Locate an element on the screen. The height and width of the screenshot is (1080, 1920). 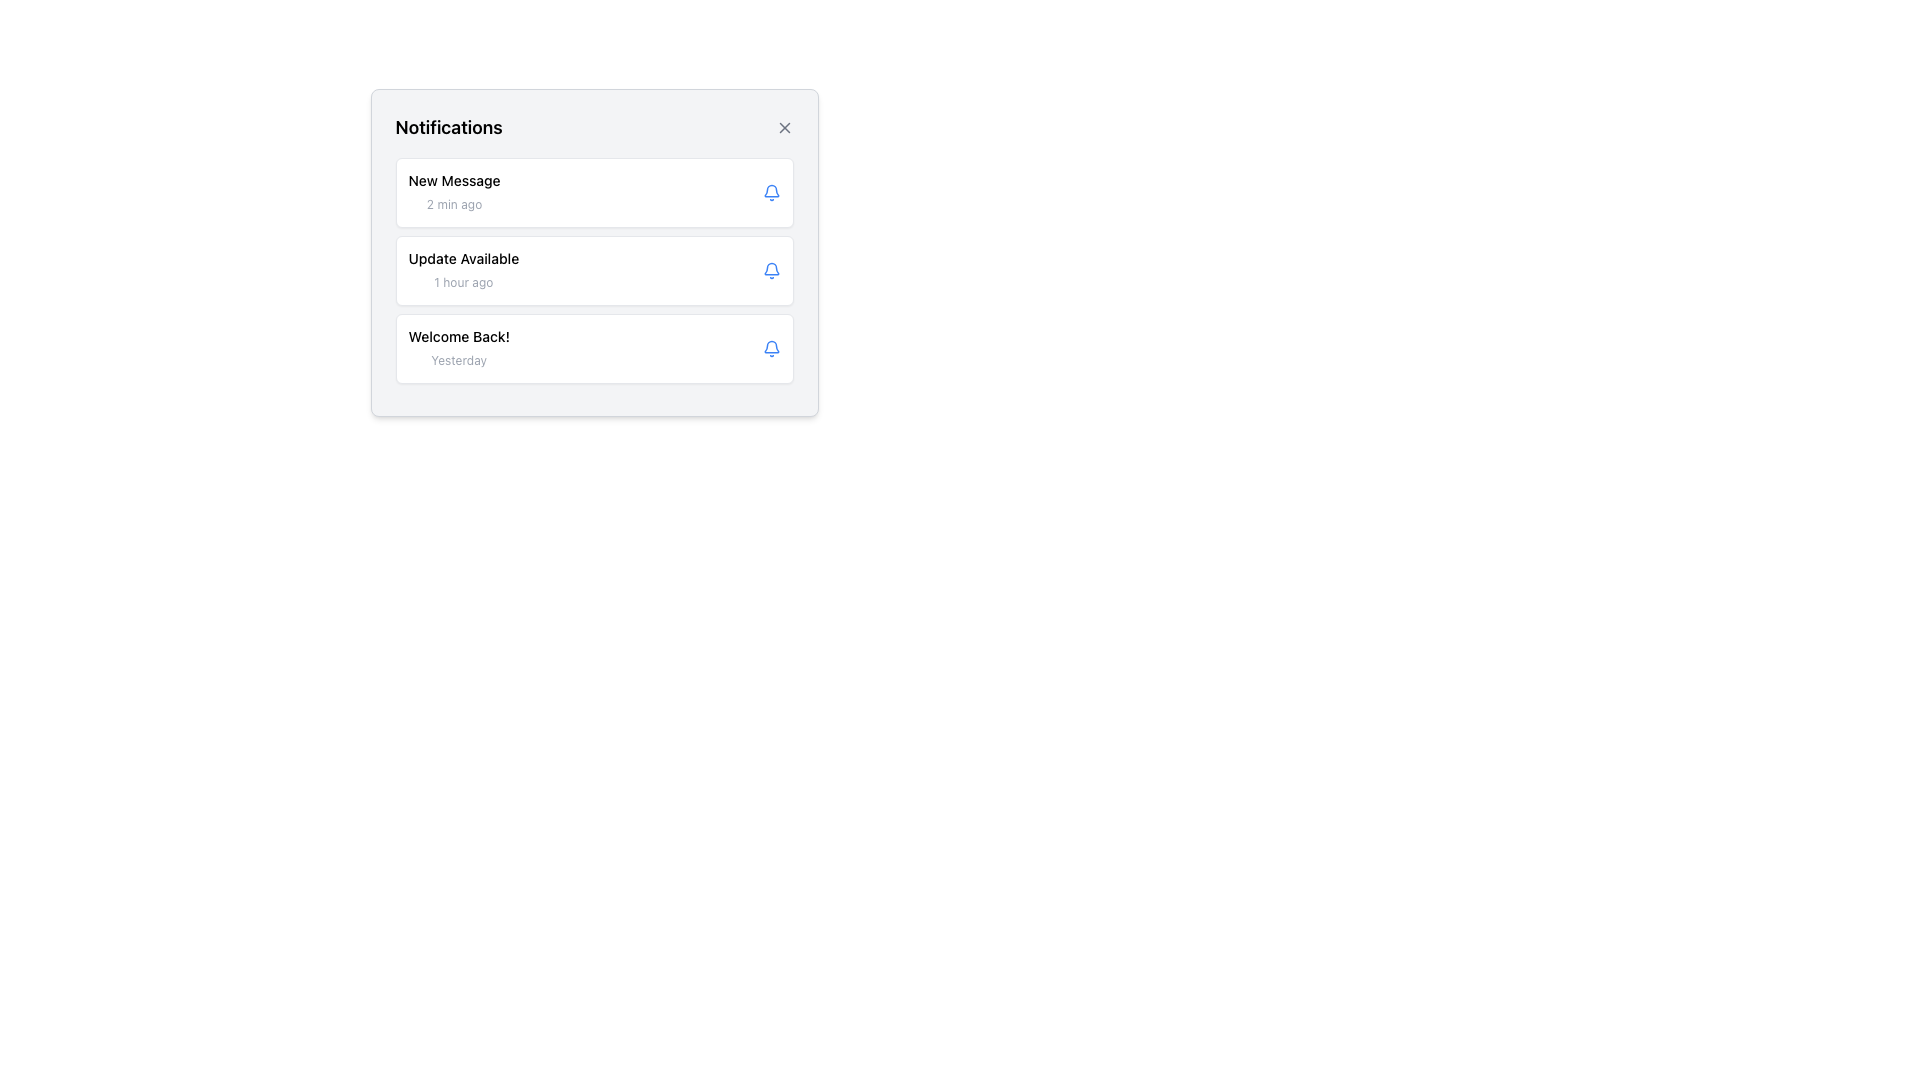
the lower part of the bell icon representing notifications, which is located on the right side of the 'Update Available' notification entry is located at coordinates (770, 268).